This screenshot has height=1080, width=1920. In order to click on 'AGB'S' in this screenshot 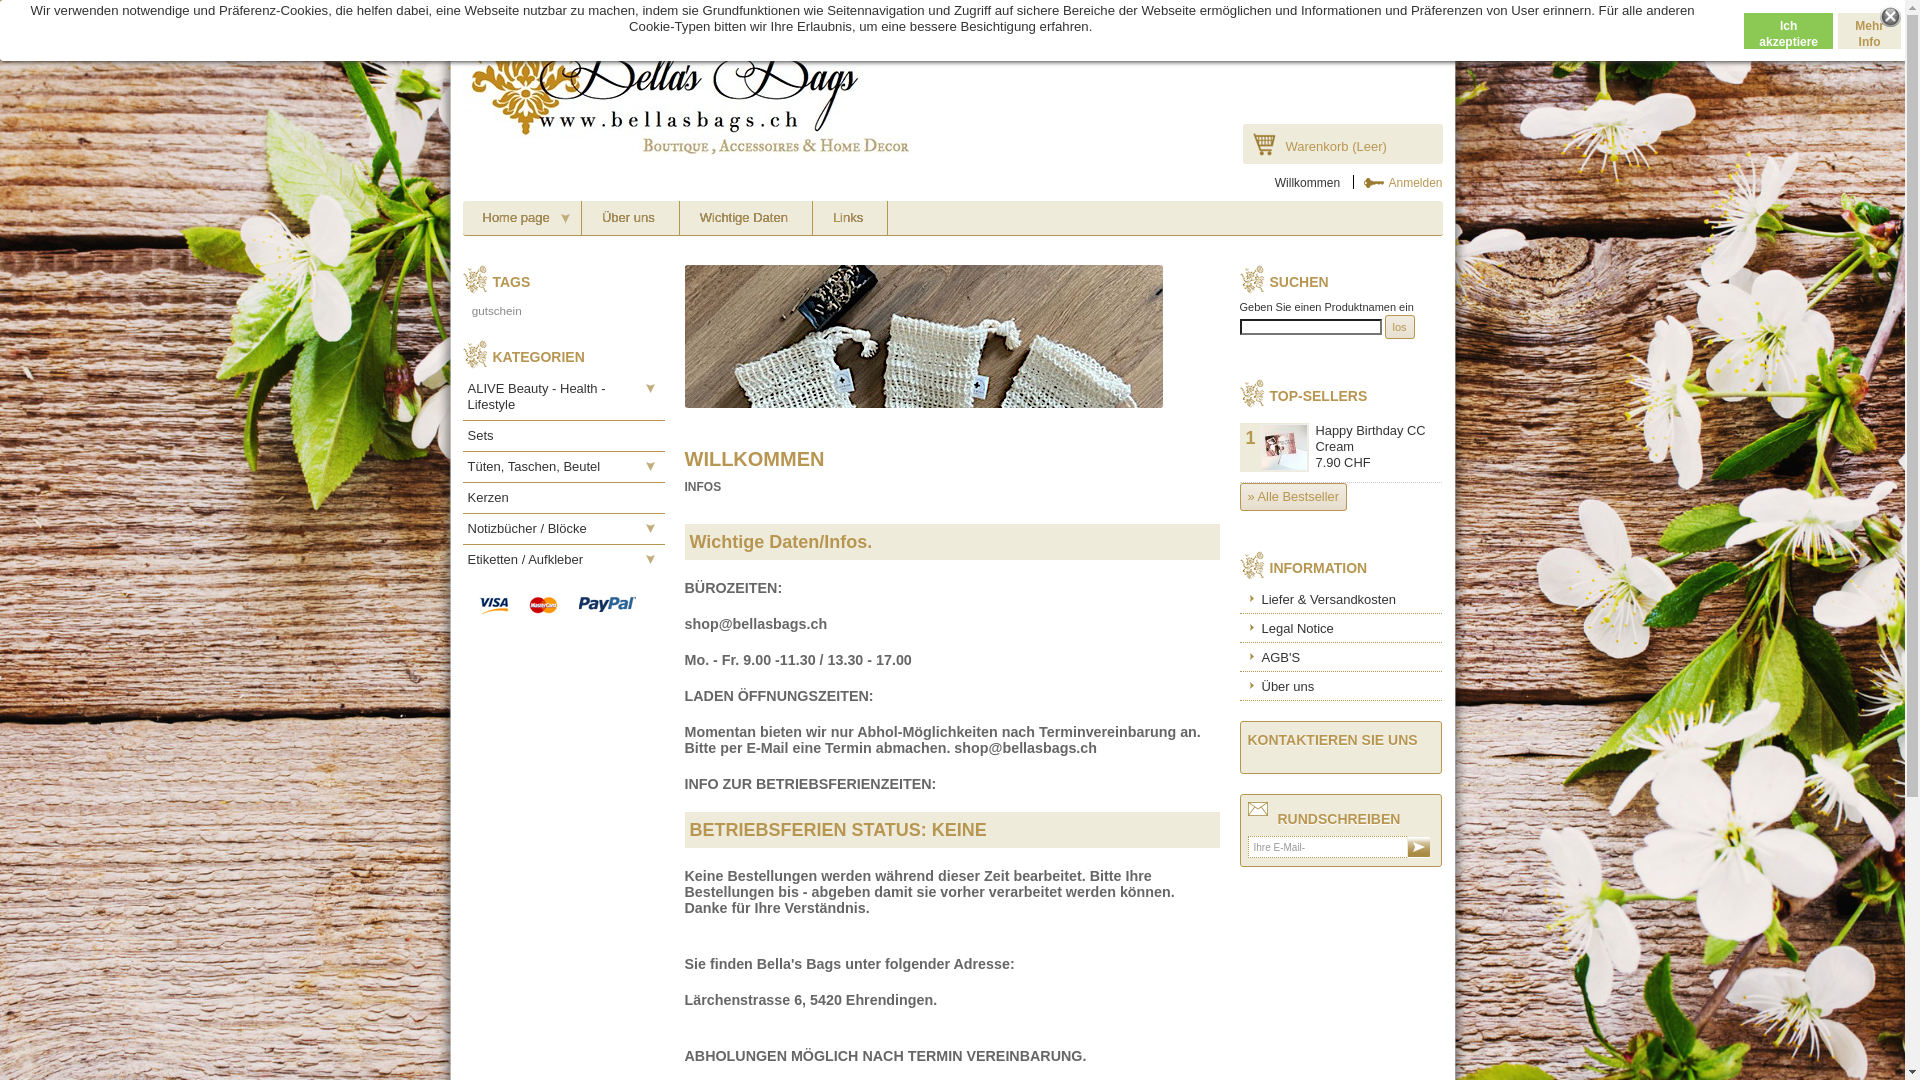, I will do `click(1340, 656)`.